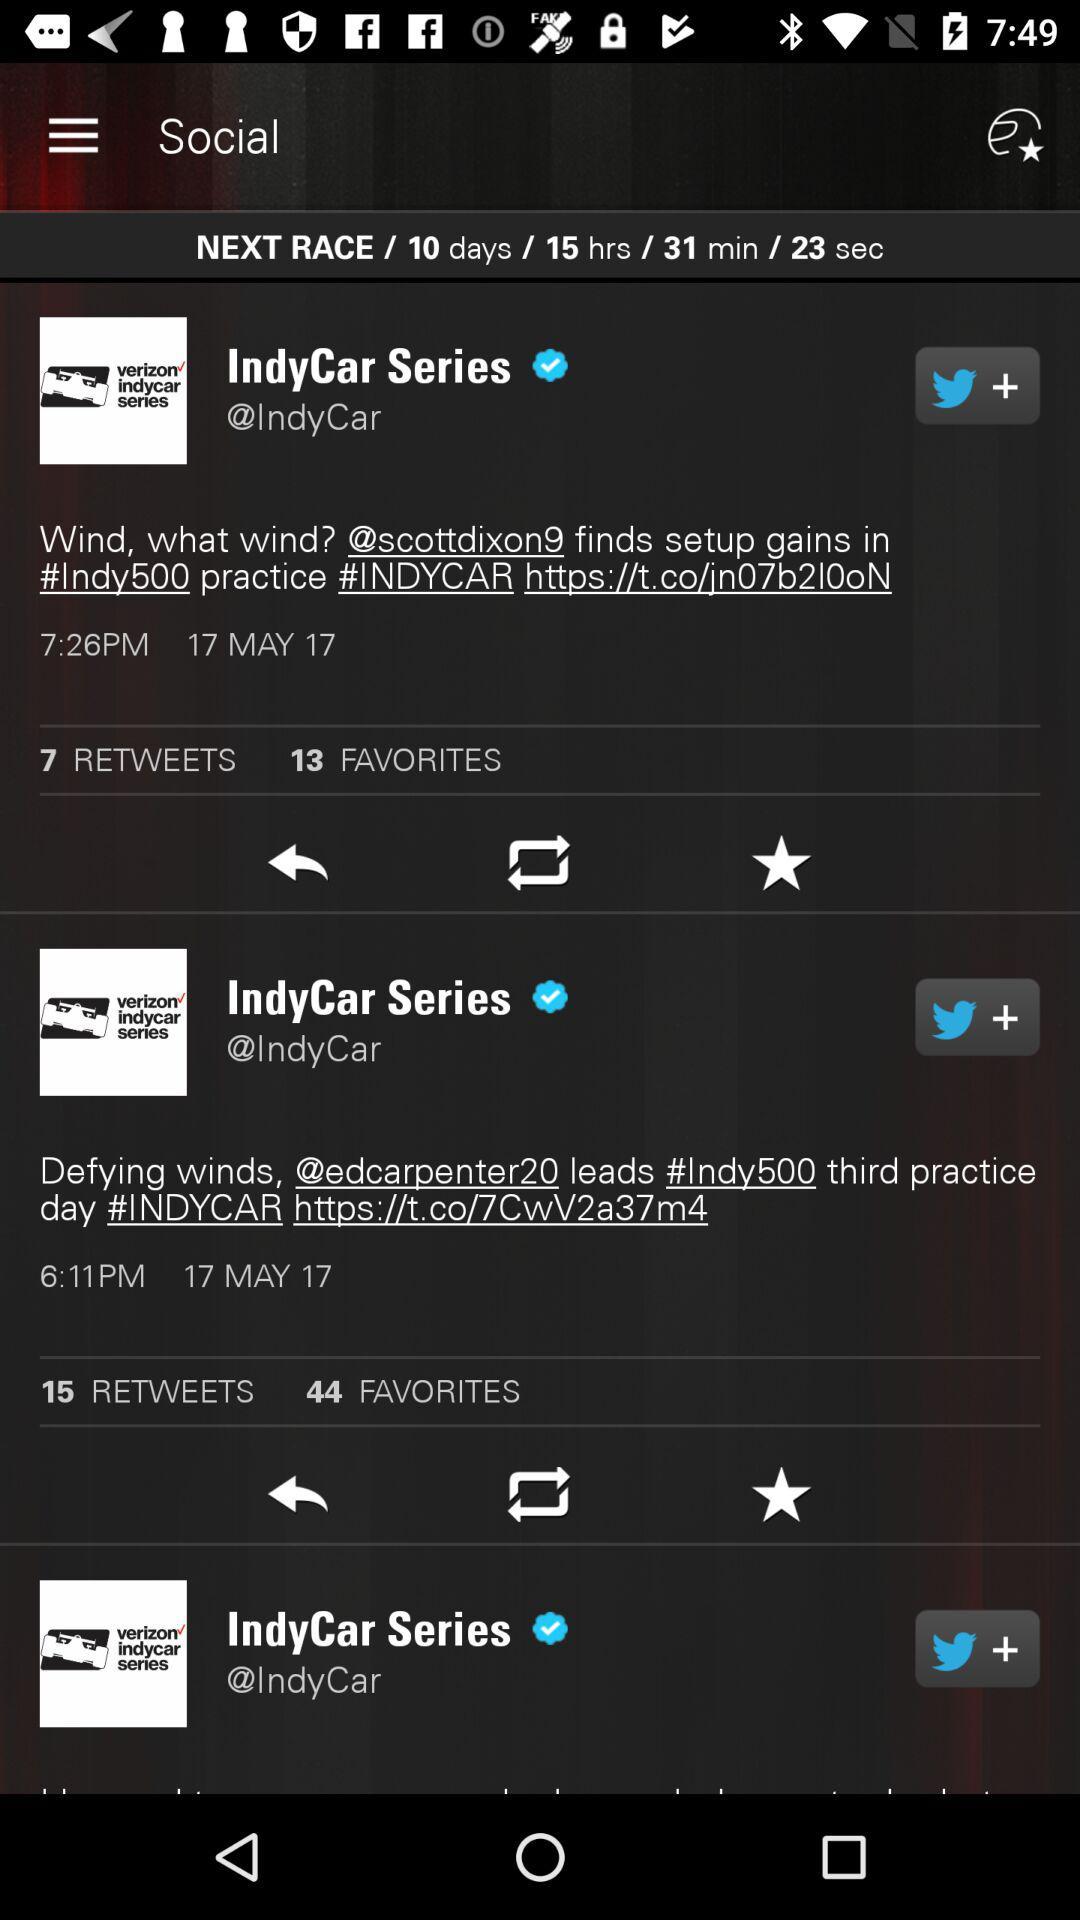  Describe the element at coordinates (780, 1500) in the screenshot. I see `favorite` at that location.